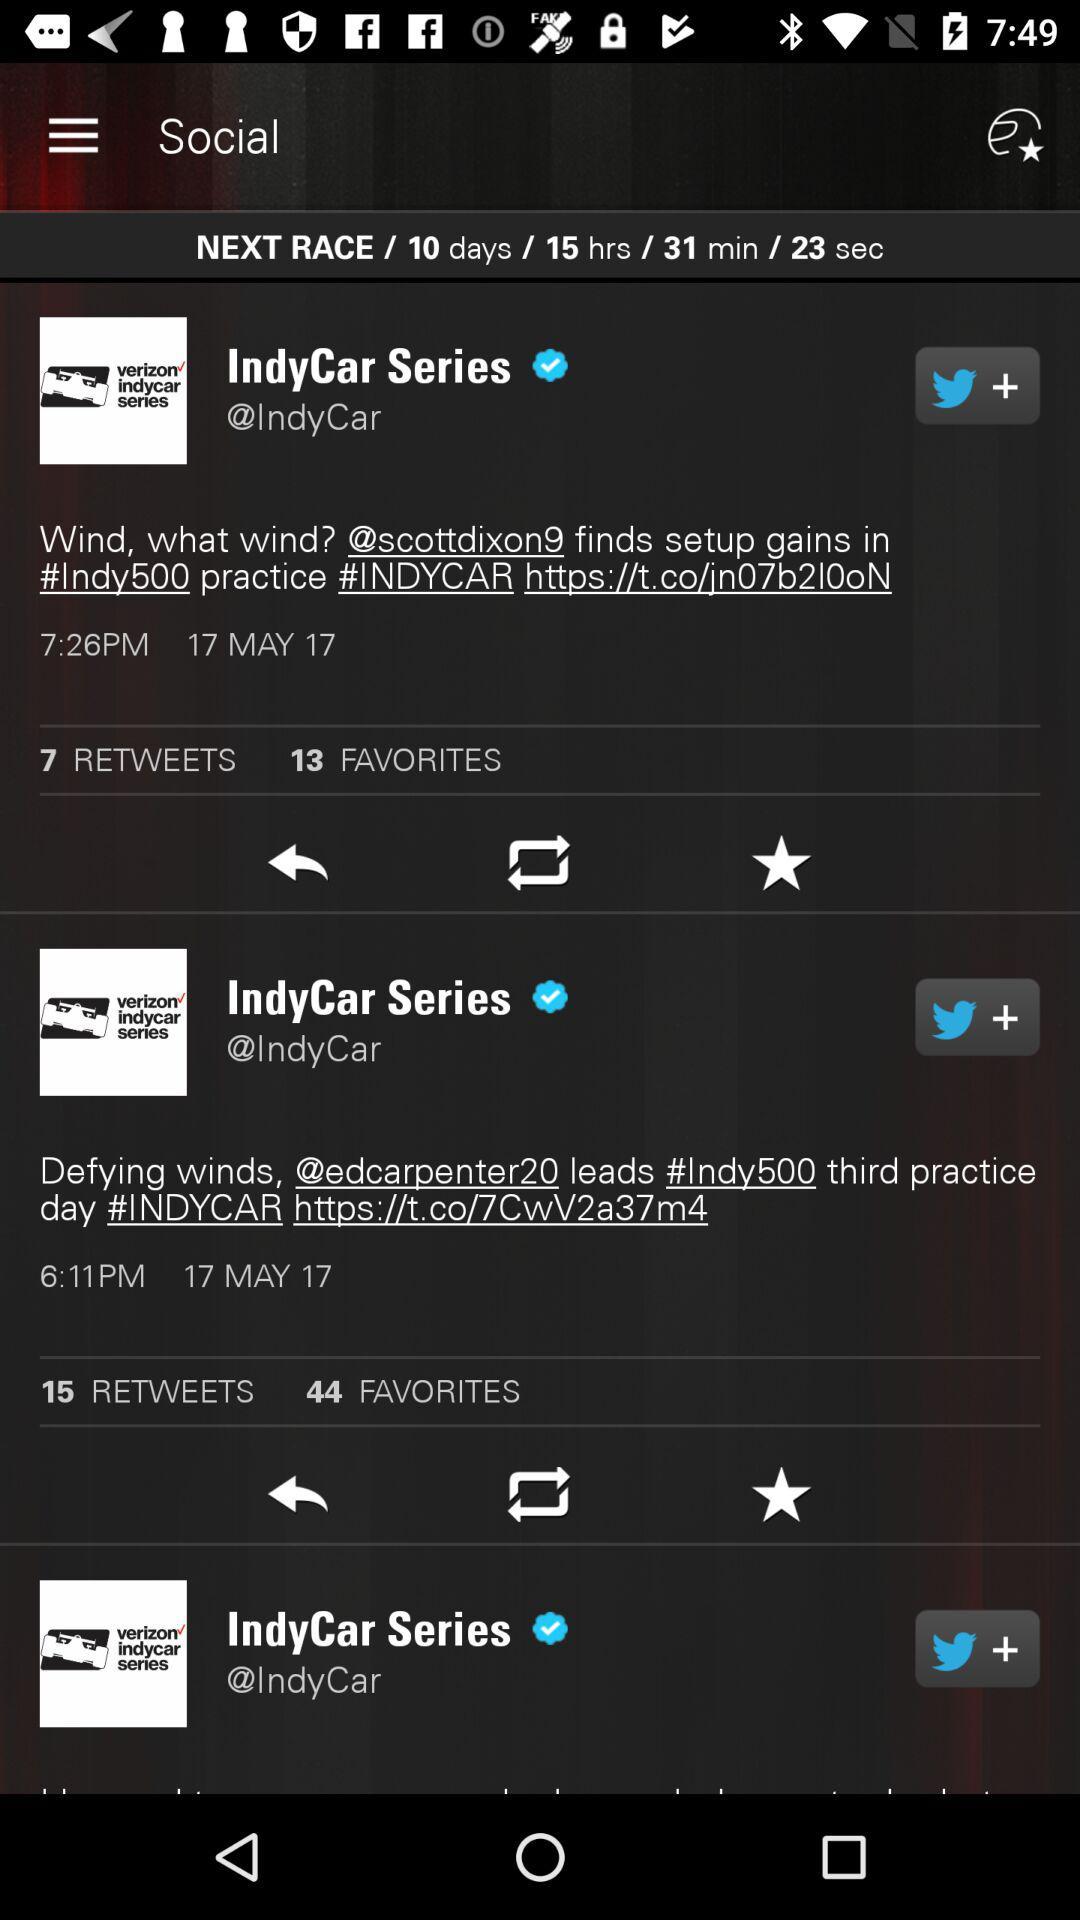  Describe the element at coordinates (780, 1500) in the screenshot. I see `favorite` at that location.